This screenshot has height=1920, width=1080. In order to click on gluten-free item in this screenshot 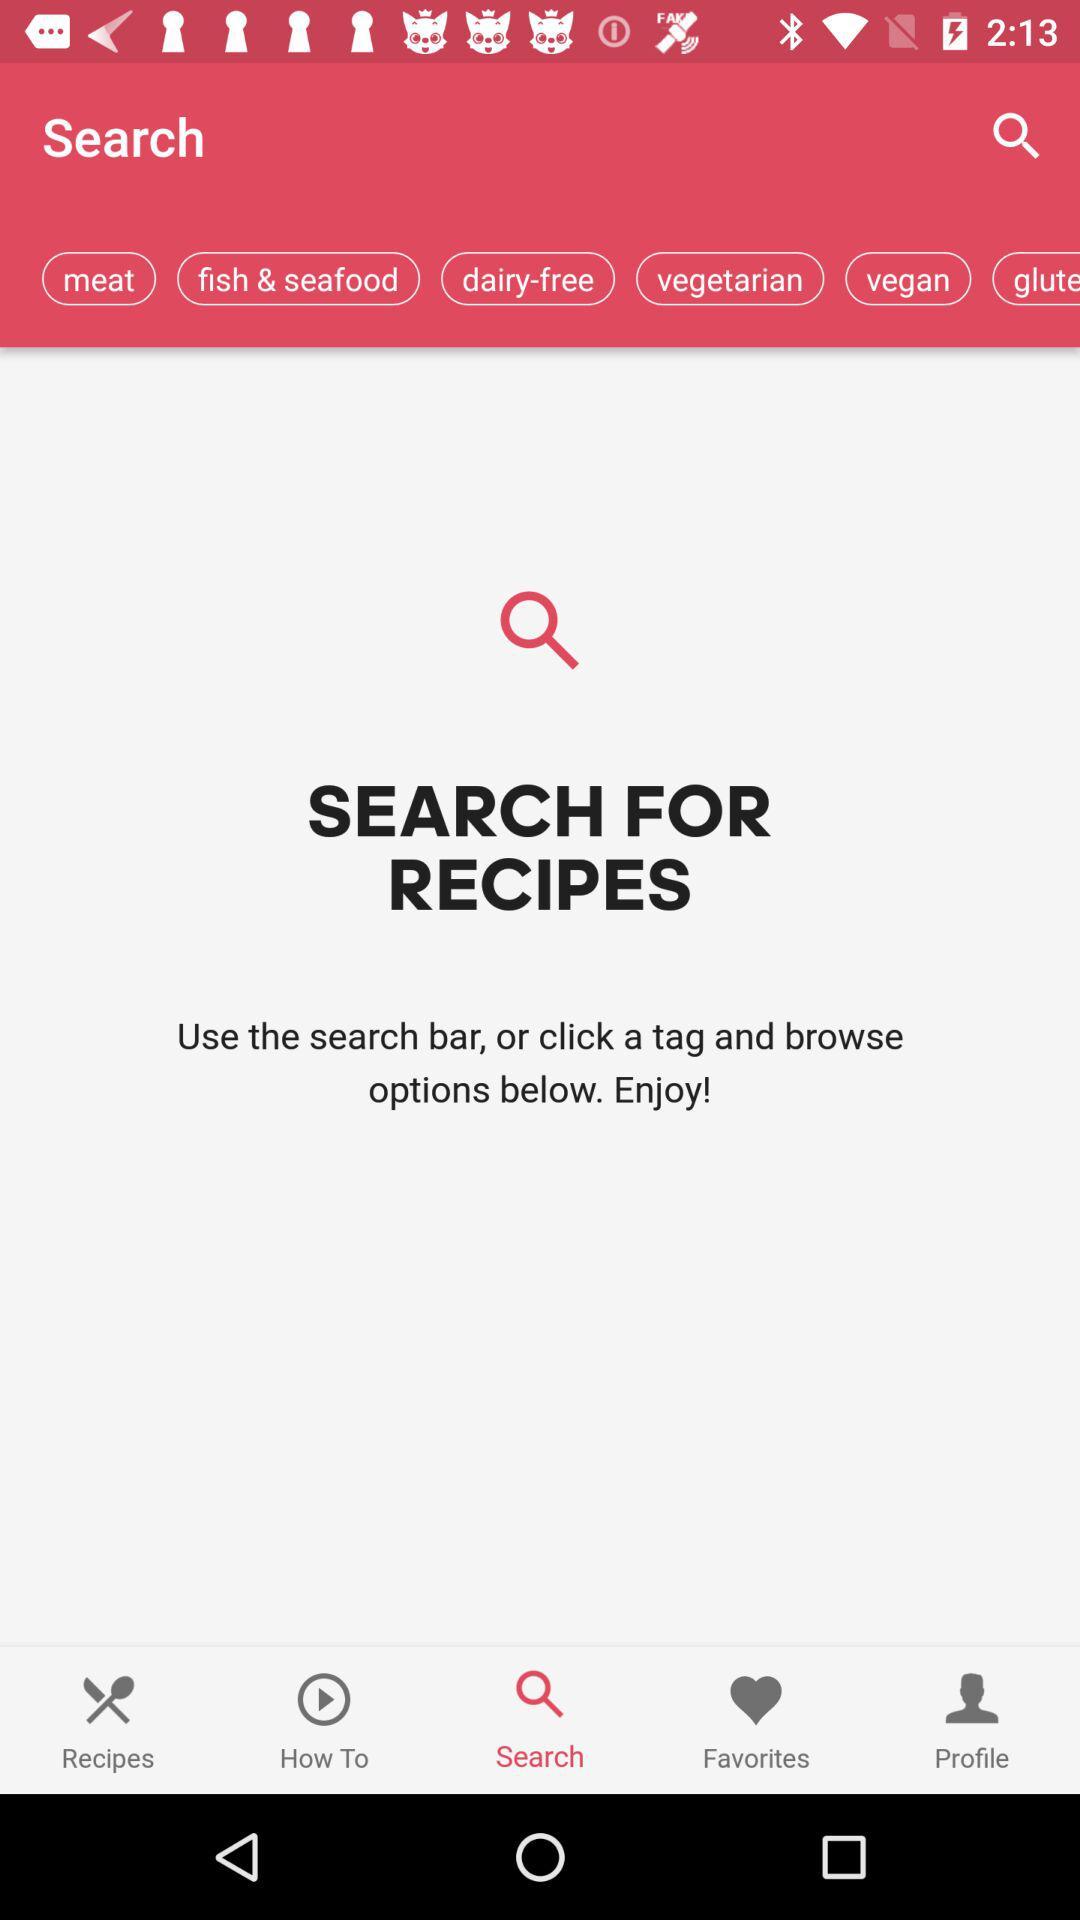, I will do `click(1035, 277)`.